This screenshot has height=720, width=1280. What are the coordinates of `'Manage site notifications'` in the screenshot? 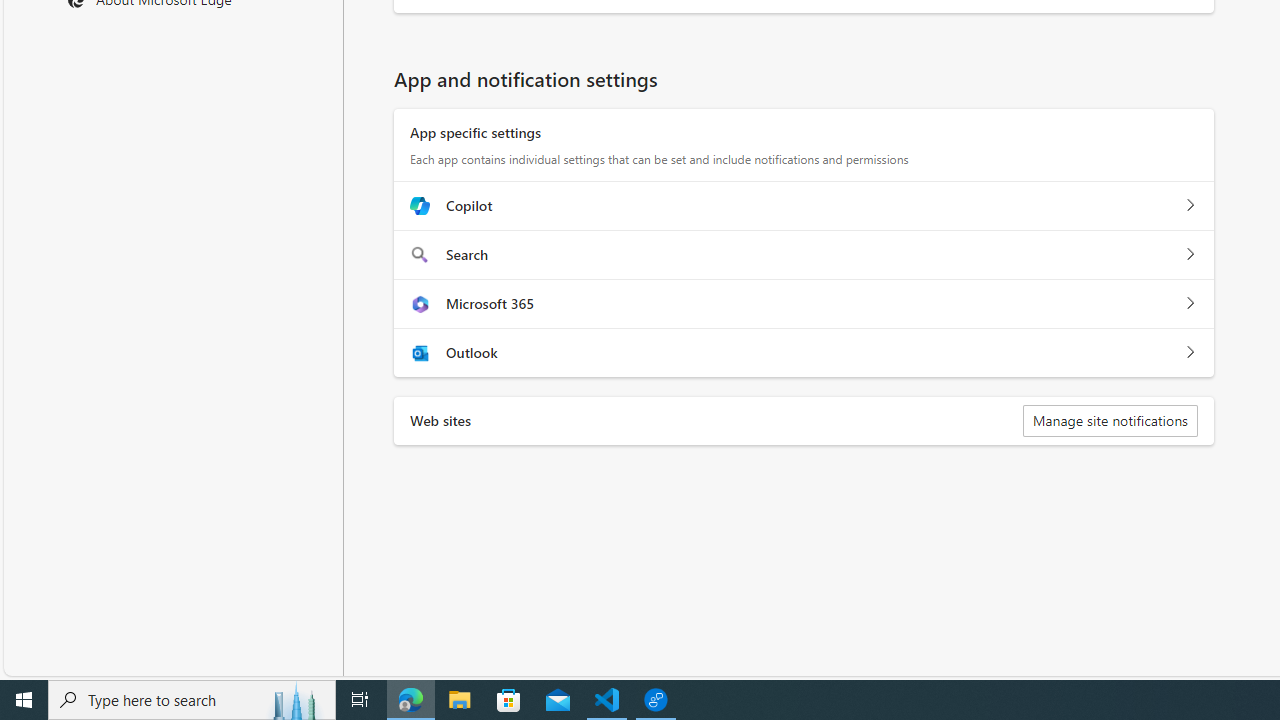 It's located at (1108, 419).